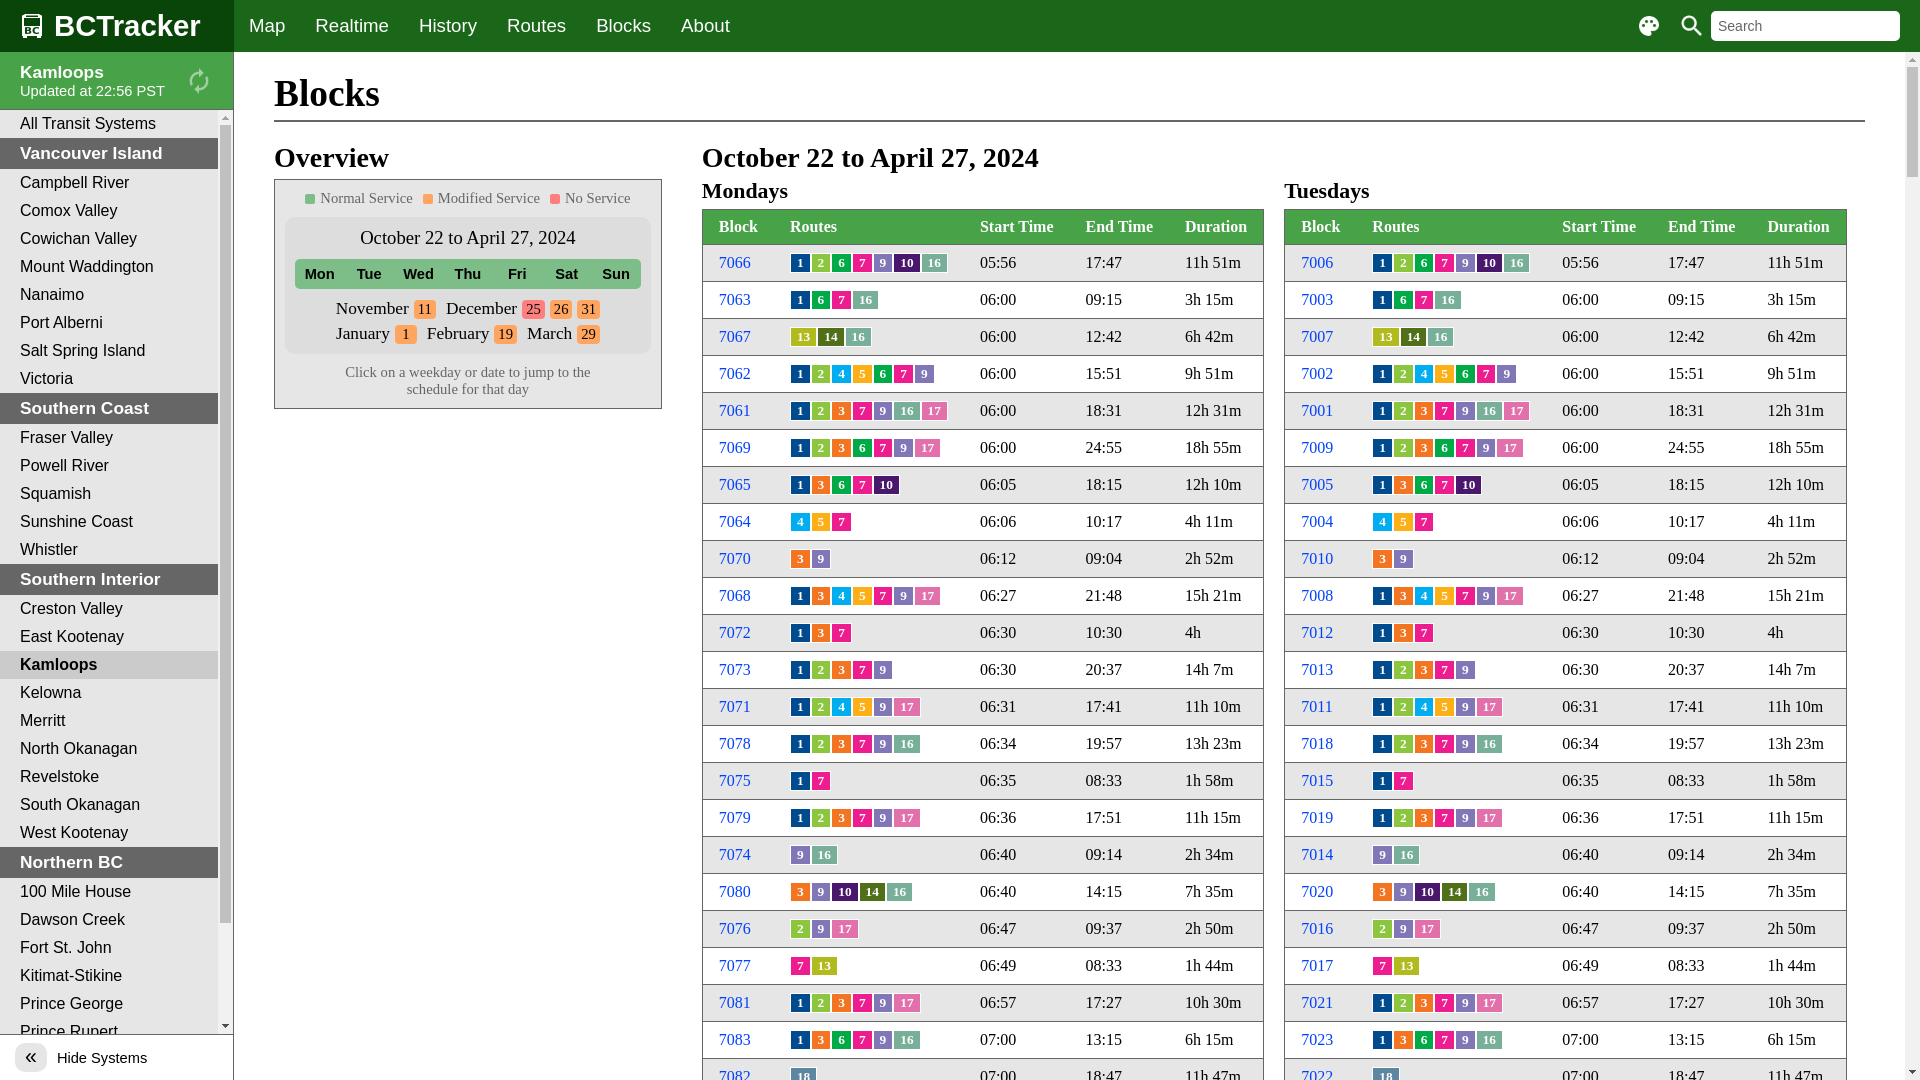 Image resolution: width=1920 pixels, height=1080 pixels. I want to click on '6', so click(1423, 1039).